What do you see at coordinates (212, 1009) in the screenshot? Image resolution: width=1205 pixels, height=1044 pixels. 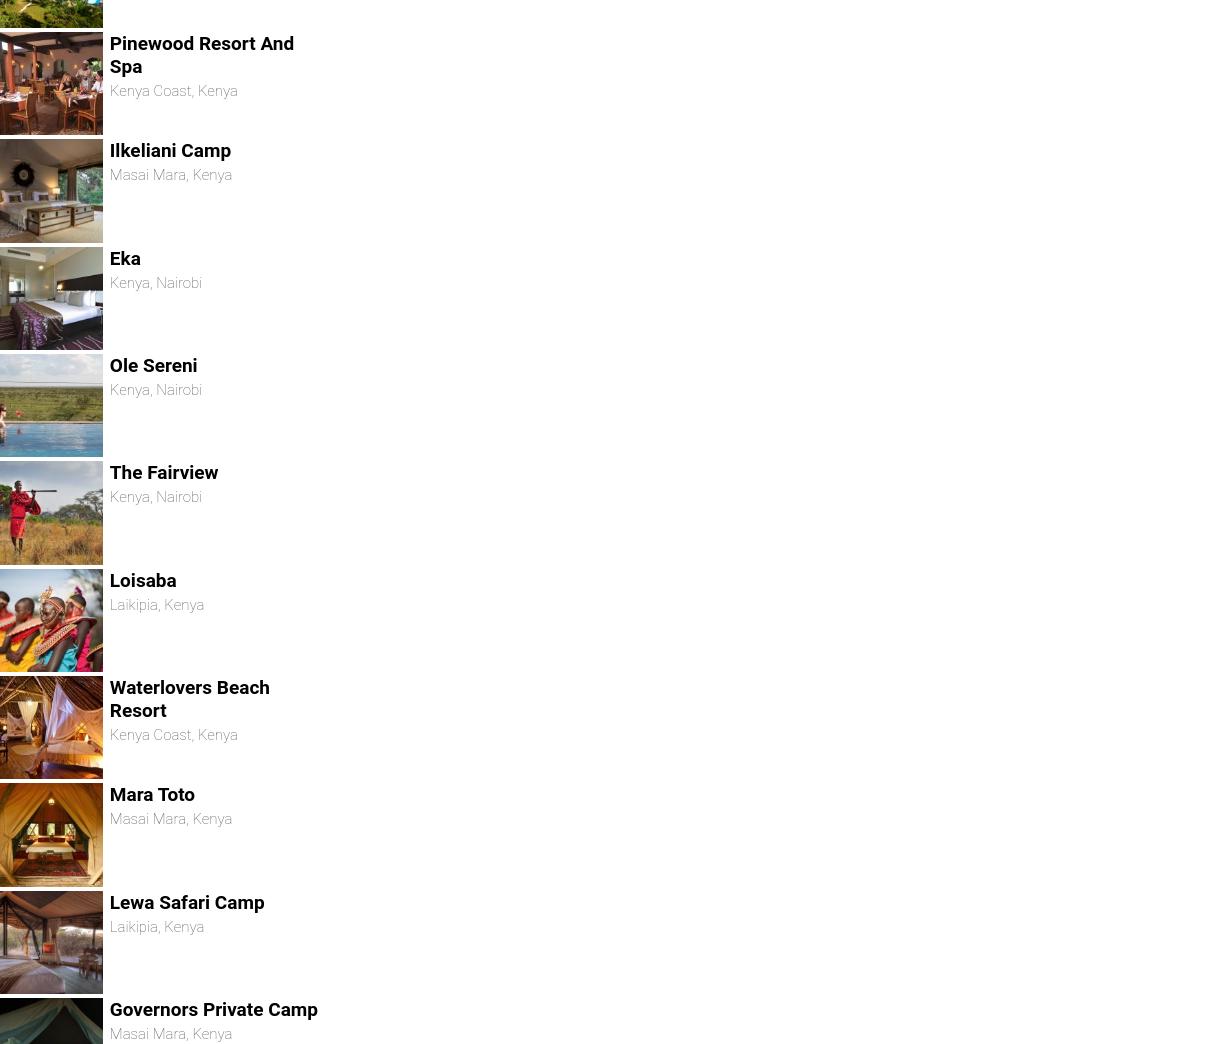 I see `'Governors Private Camp'` at bounding box center [212, 1009].